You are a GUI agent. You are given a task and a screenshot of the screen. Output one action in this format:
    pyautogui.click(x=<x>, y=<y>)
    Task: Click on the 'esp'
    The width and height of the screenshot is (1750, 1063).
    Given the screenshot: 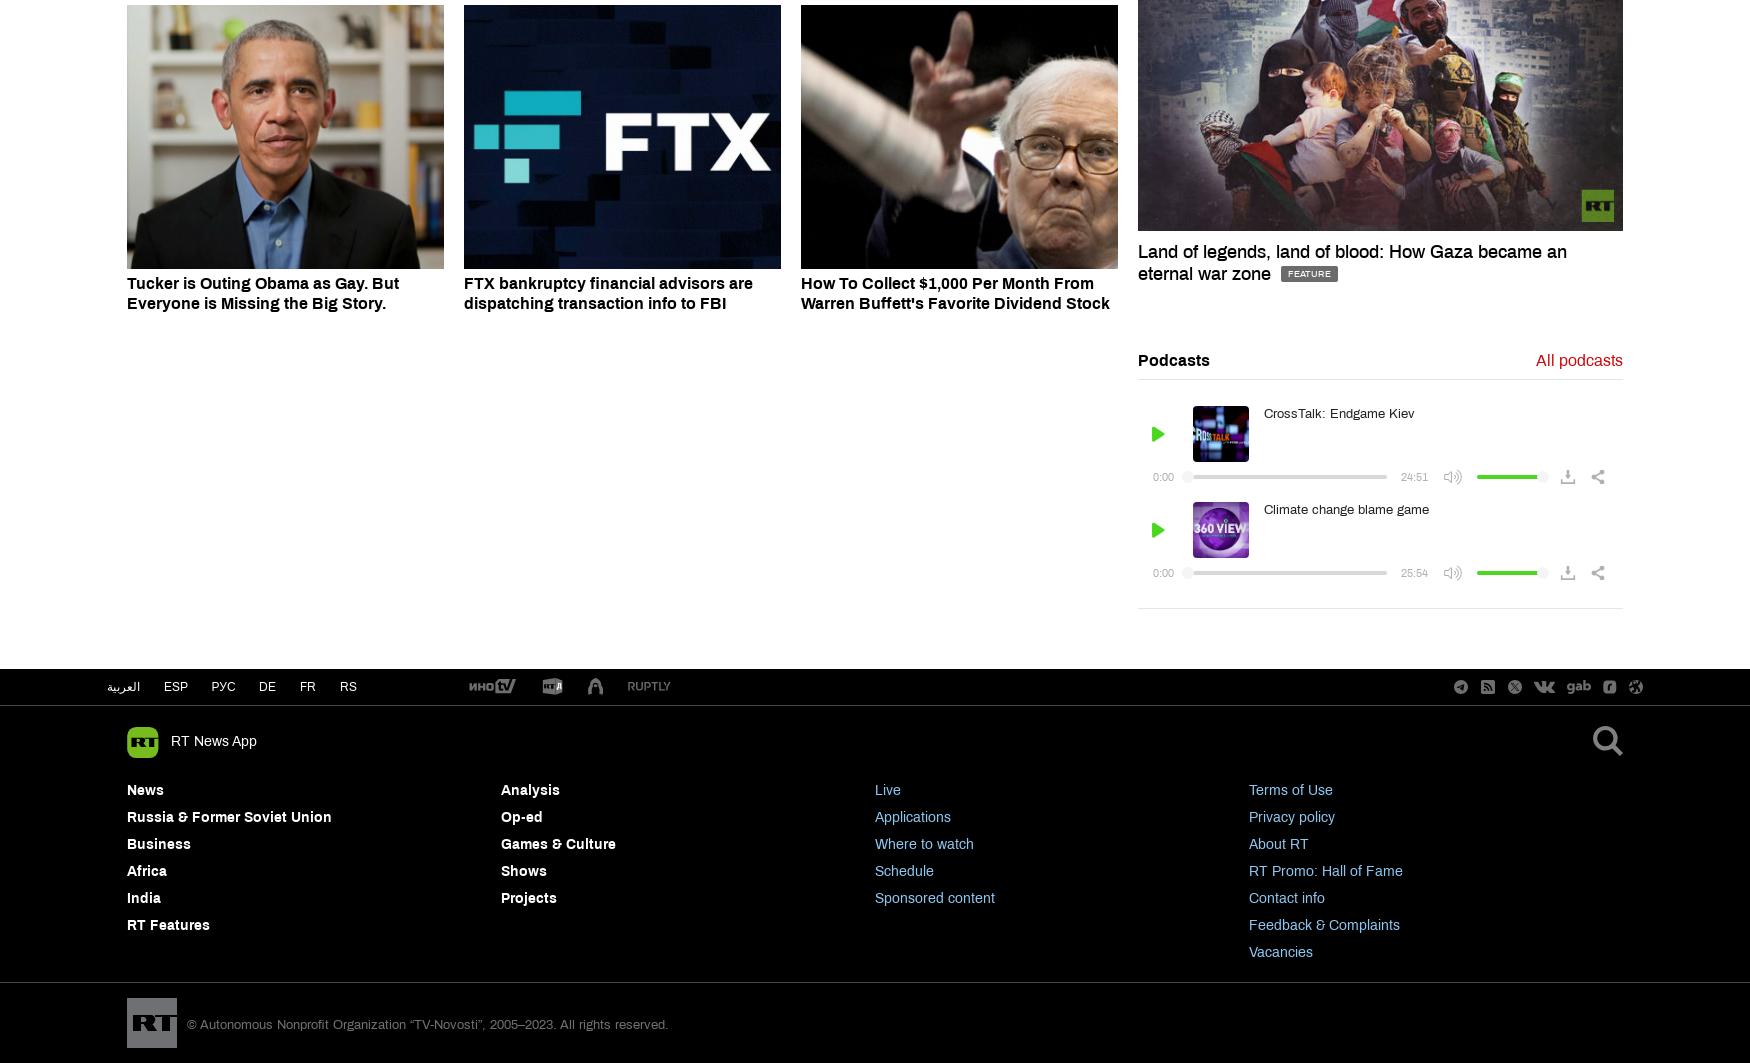 What is the action you would take?
    pyautogui.click(x=174, y=686)
    